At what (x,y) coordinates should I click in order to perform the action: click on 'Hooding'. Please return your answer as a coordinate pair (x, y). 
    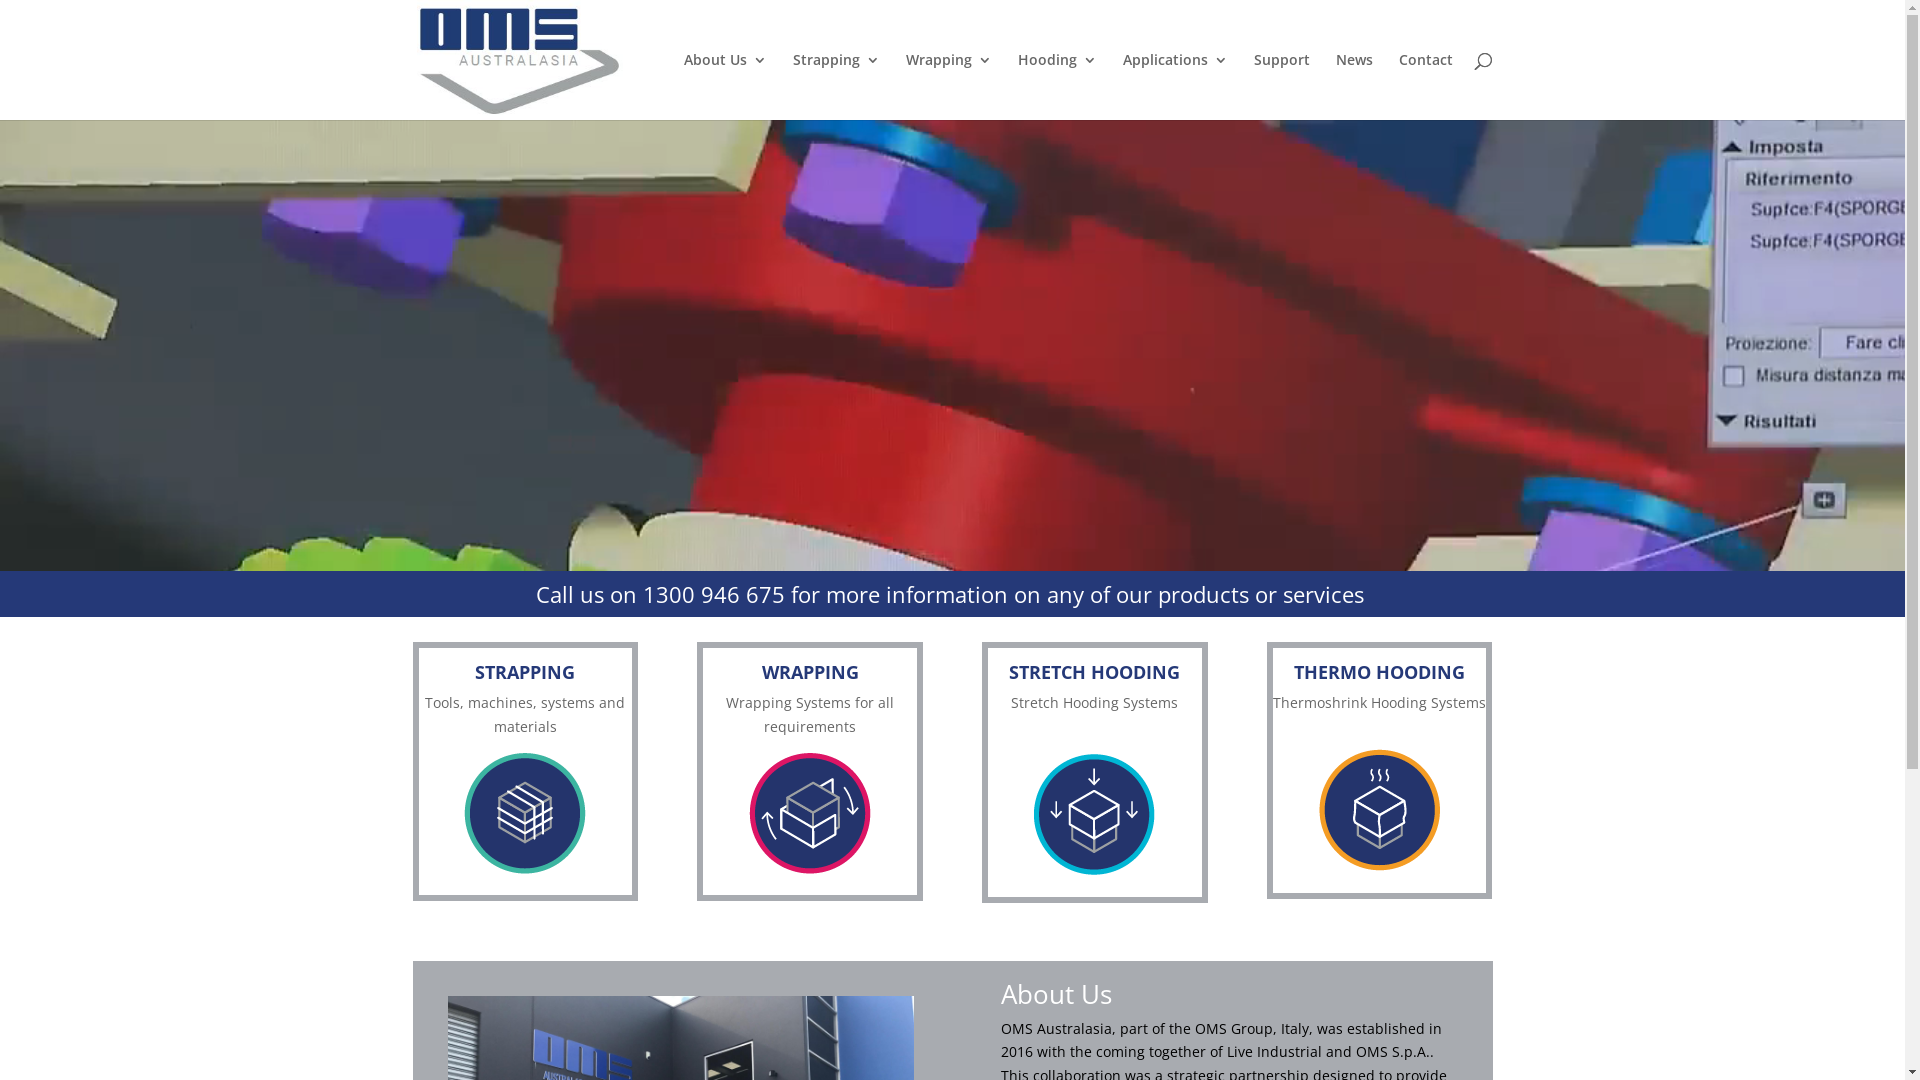
    Looking at the image, I should click on (1017, 85).